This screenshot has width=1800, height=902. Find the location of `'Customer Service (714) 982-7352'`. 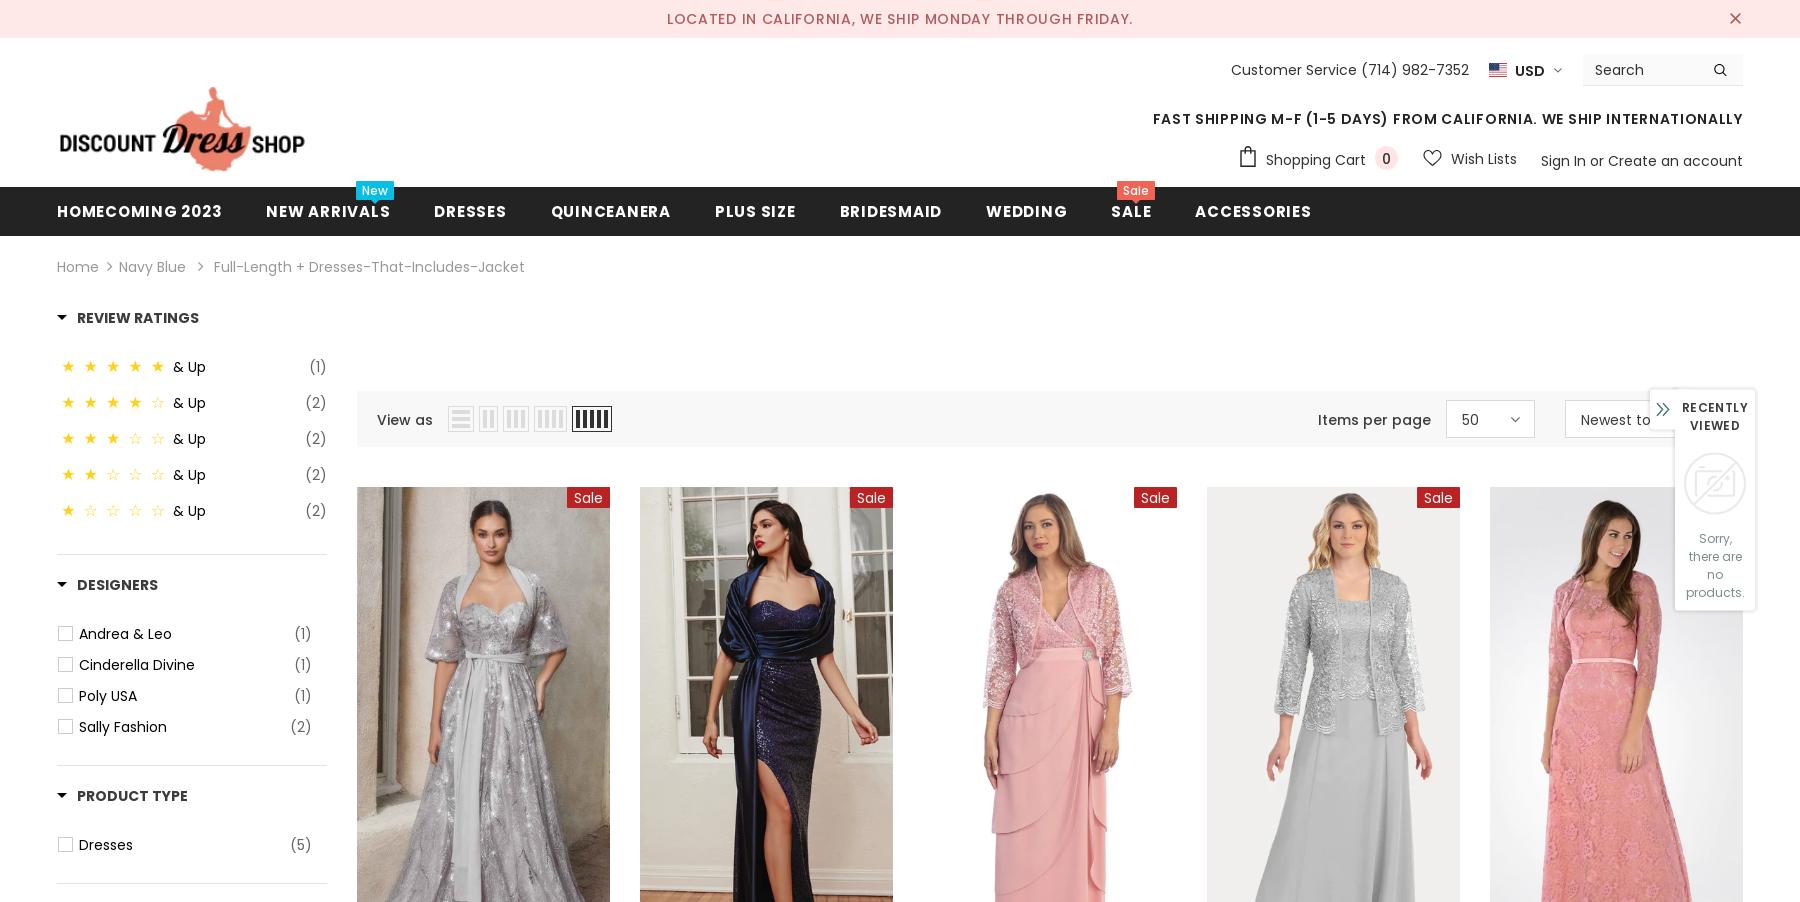

'Customer Service (714) 982-7352' is located at coordinates (1348, 68).